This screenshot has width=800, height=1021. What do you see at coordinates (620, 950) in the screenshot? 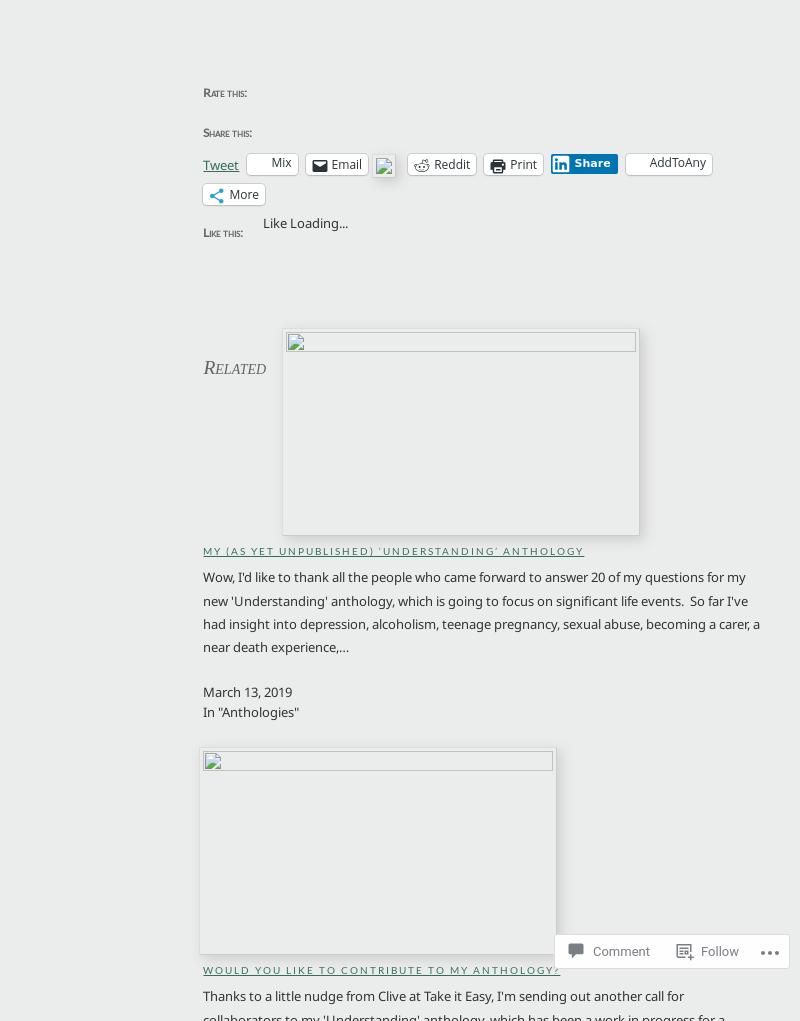
I see `'Comment'` at bounding box center [620, 950].